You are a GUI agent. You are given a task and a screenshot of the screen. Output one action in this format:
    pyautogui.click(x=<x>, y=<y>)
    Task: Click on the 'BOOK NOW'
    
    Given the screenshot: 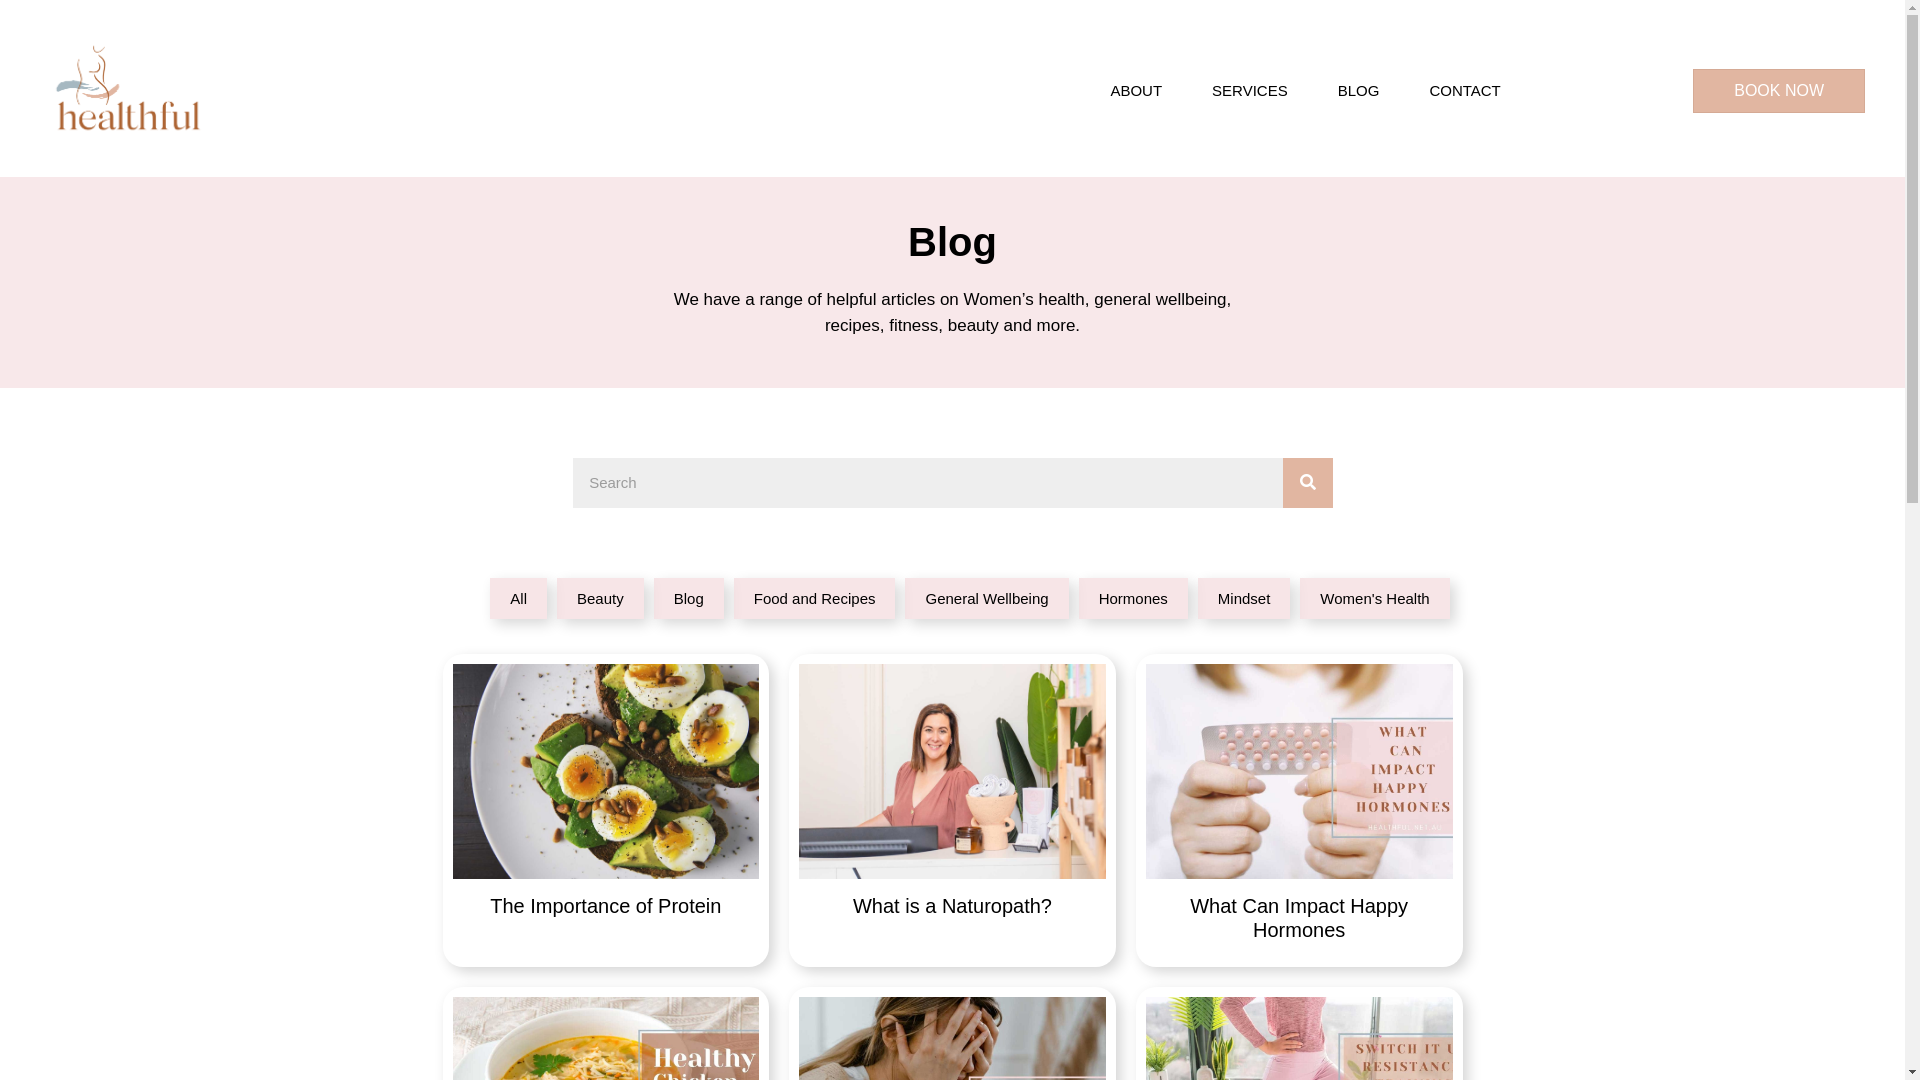 What is the action you would take?
    pyautogui.click(x=1692, y=91)
    